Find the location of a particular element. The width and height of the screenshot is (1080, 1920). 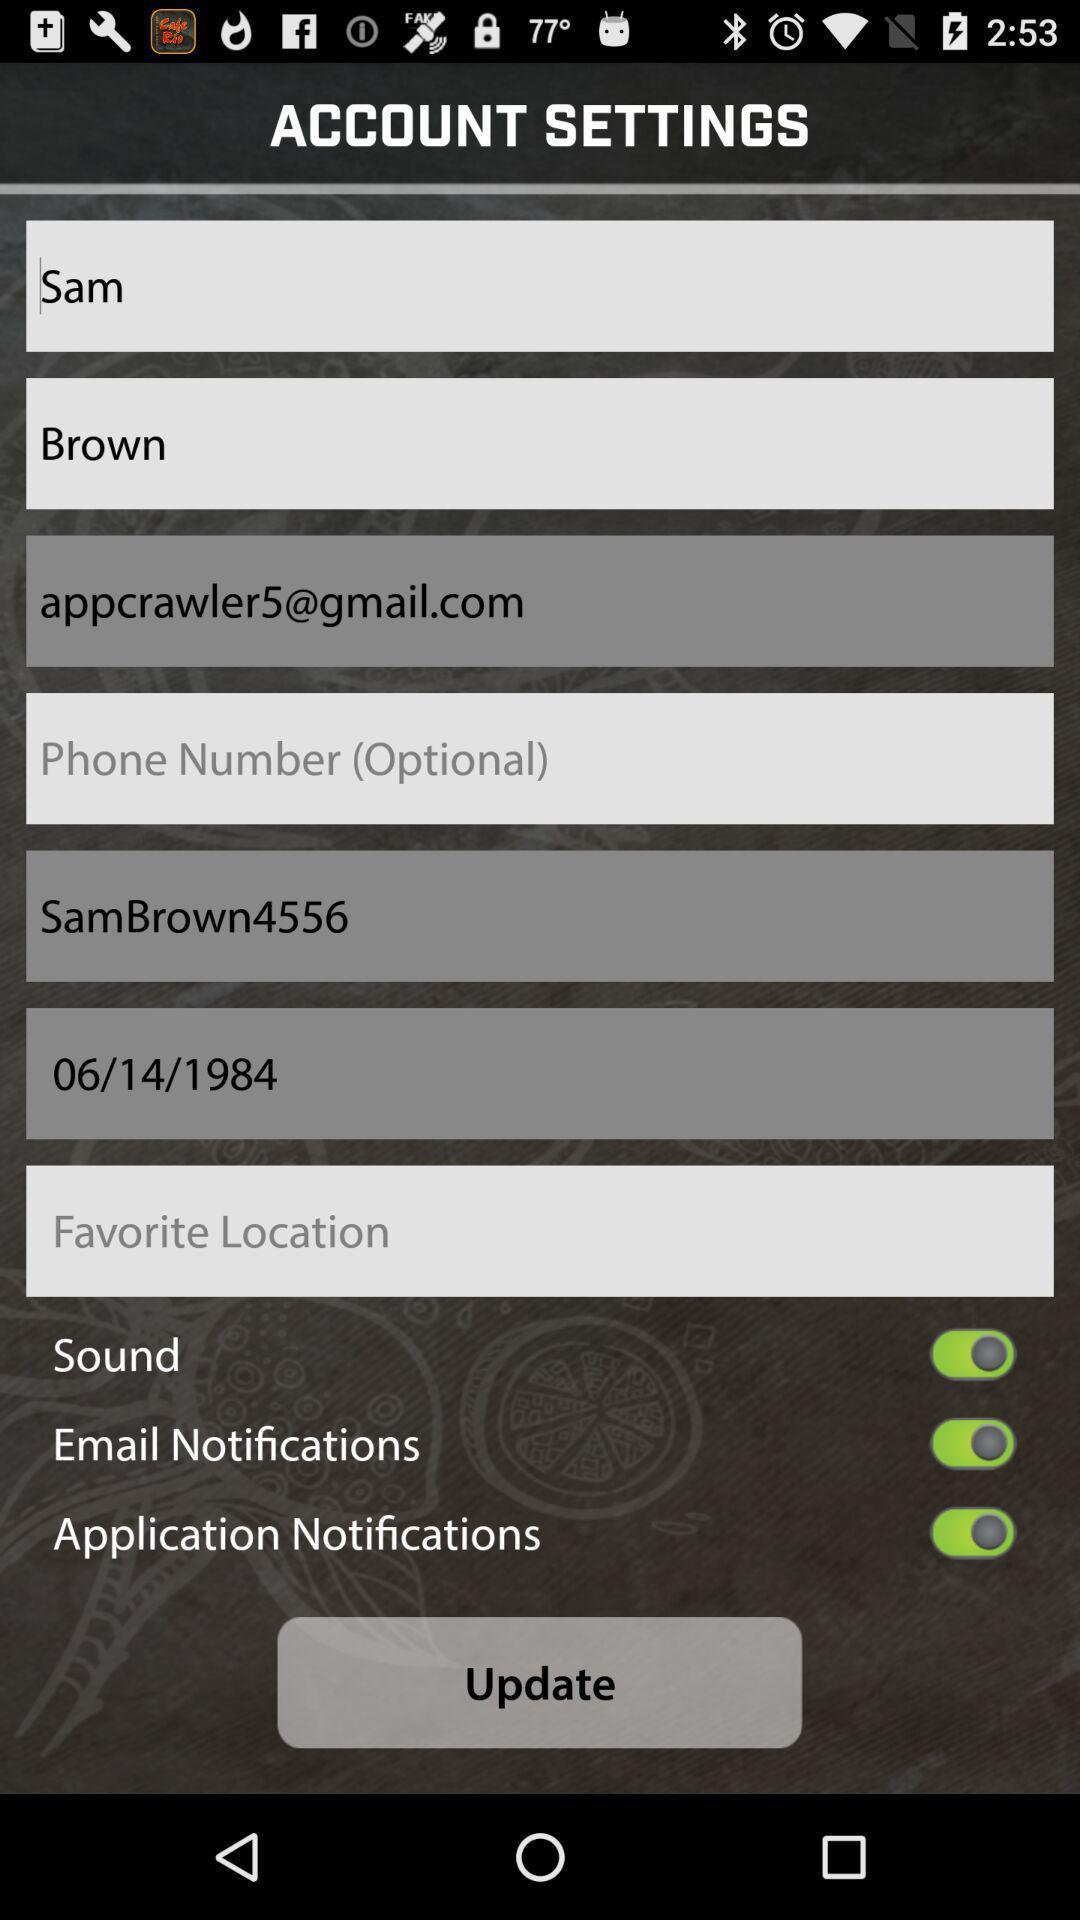

type favorite location is located at coordinates (540, 1230).